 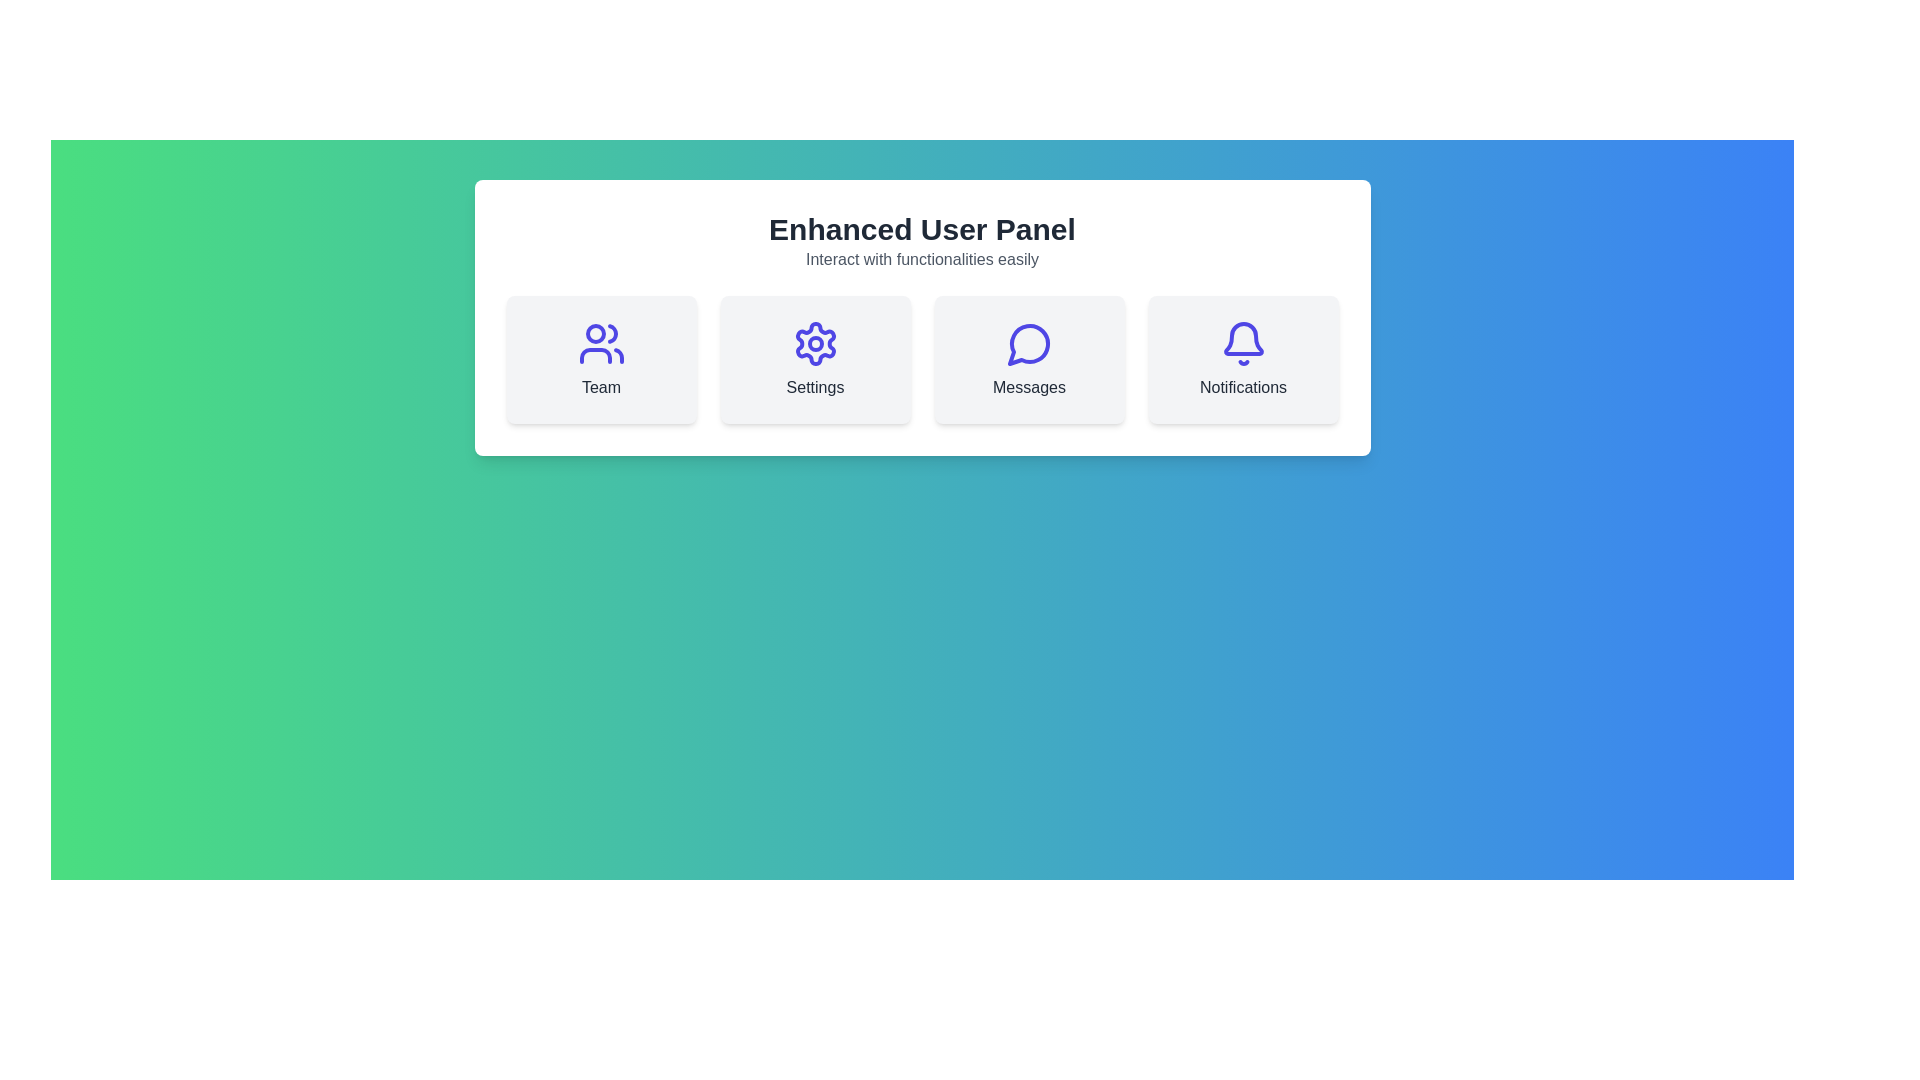 I want to click on the static text label 'Team' located at the bottom center of the first card in a row of four cards, so click(x=600, y=388).